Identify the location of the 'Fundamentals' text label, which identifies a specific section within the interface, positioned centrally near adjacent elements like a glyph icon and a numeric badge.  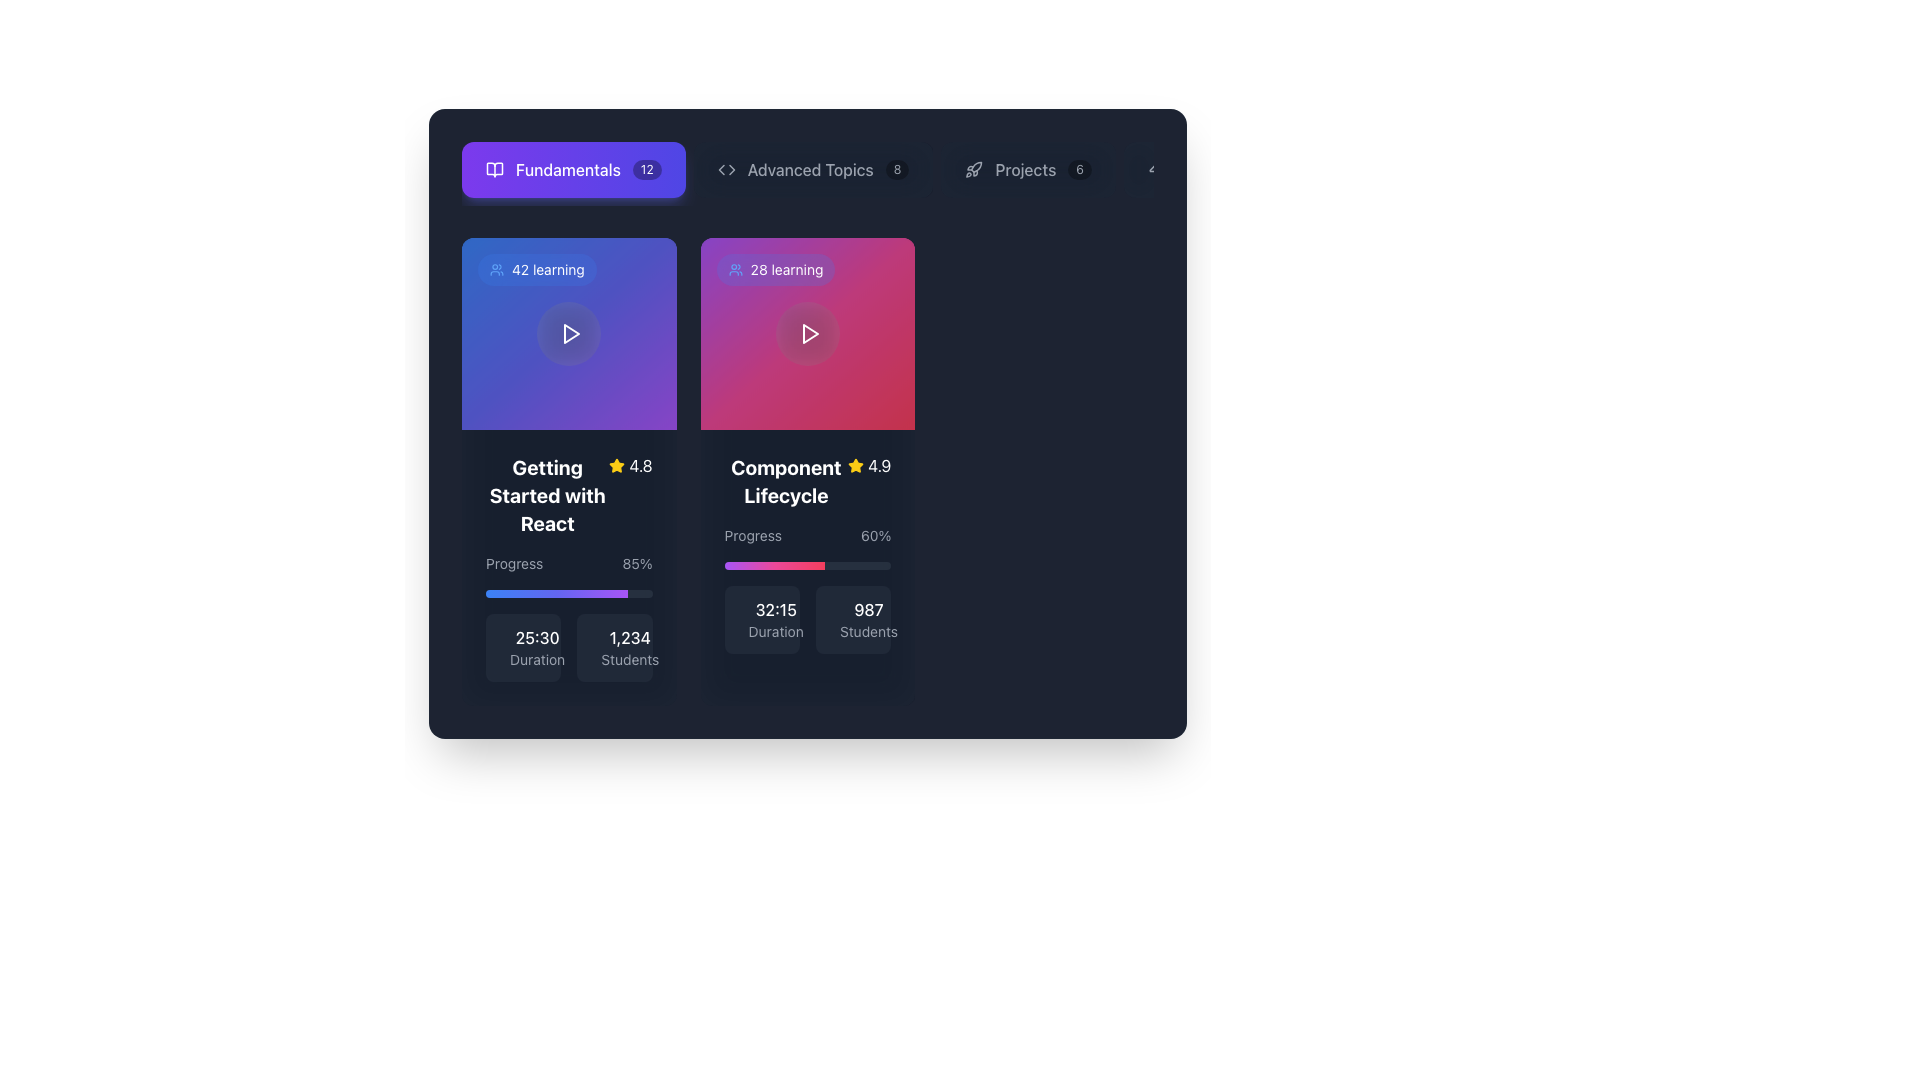
(567, 168).